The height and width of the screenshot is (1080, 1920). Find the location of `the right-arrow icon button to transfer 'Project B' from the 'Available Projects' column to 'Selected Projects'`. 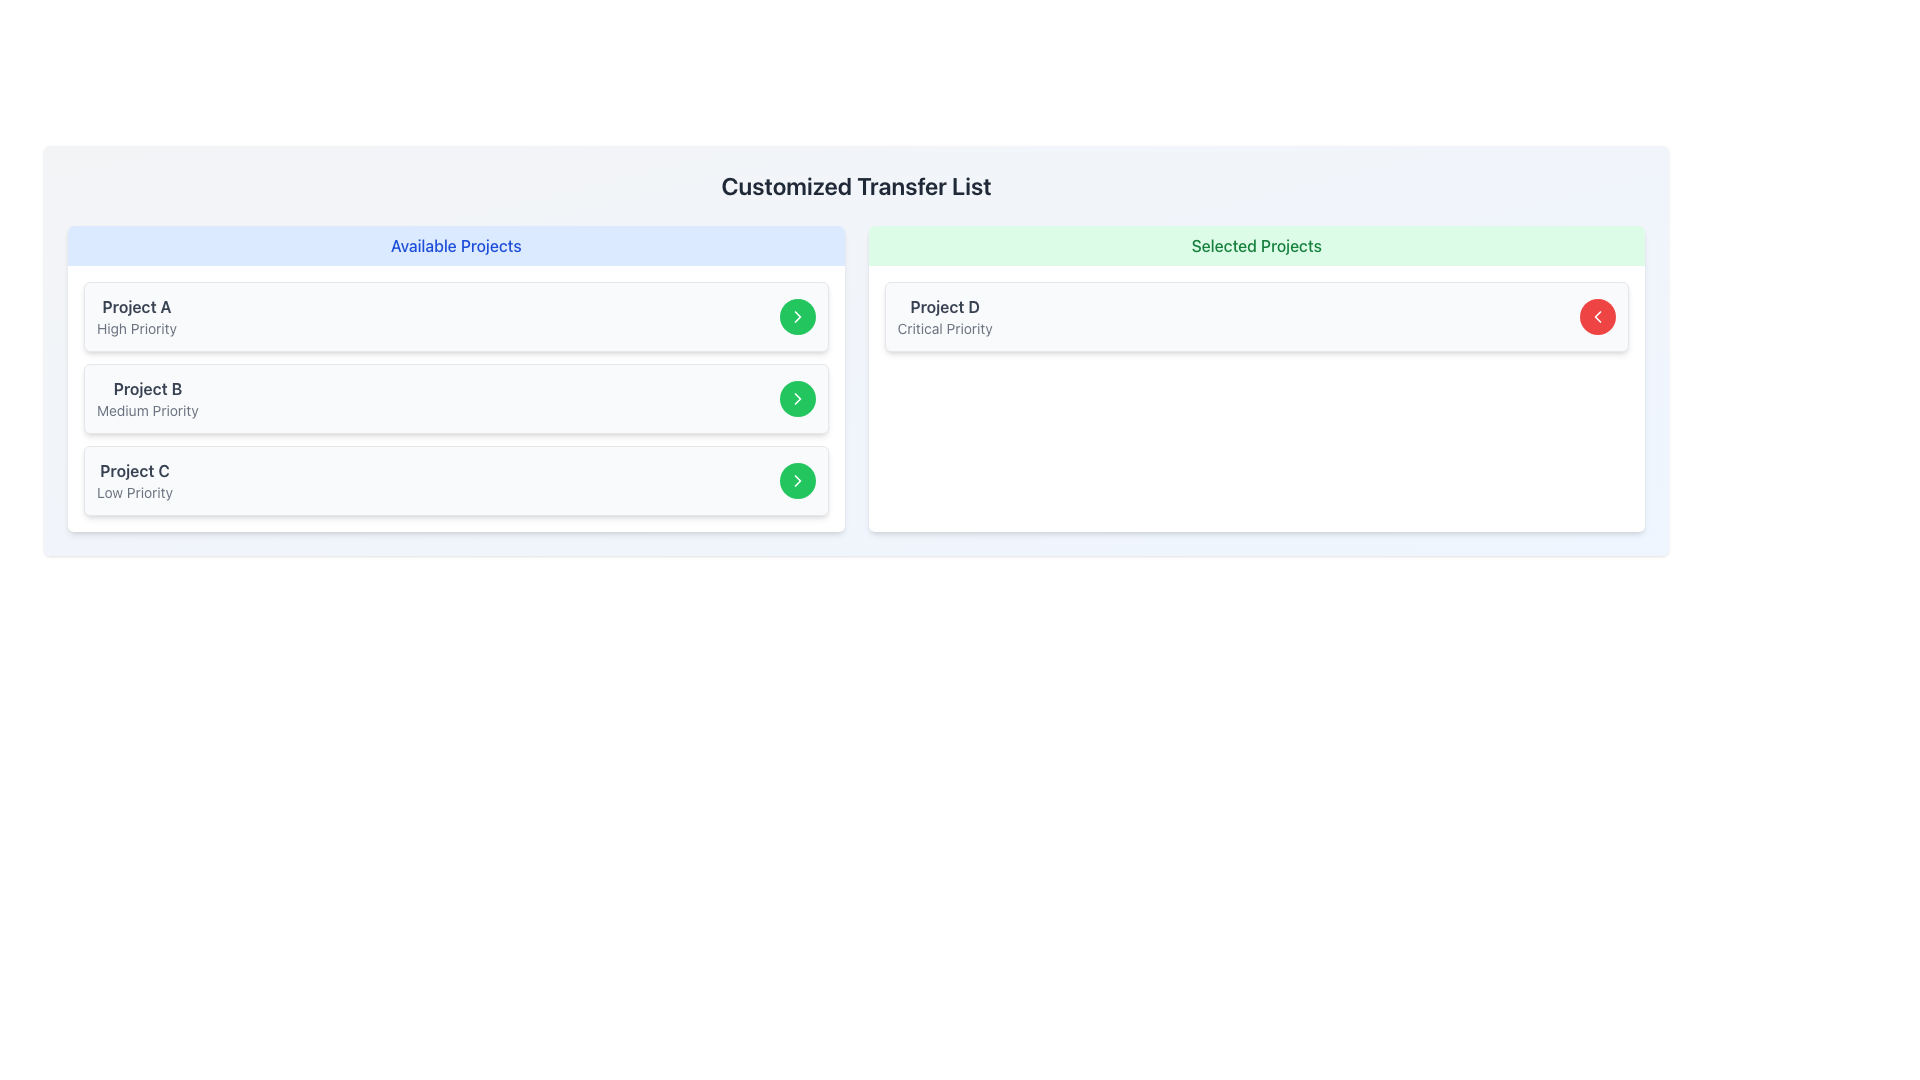

the right-arrow icon button to transfer 'Project B' from the 'Available Projects' column to 'Selected Projects' is located at coordinates (796, 398).